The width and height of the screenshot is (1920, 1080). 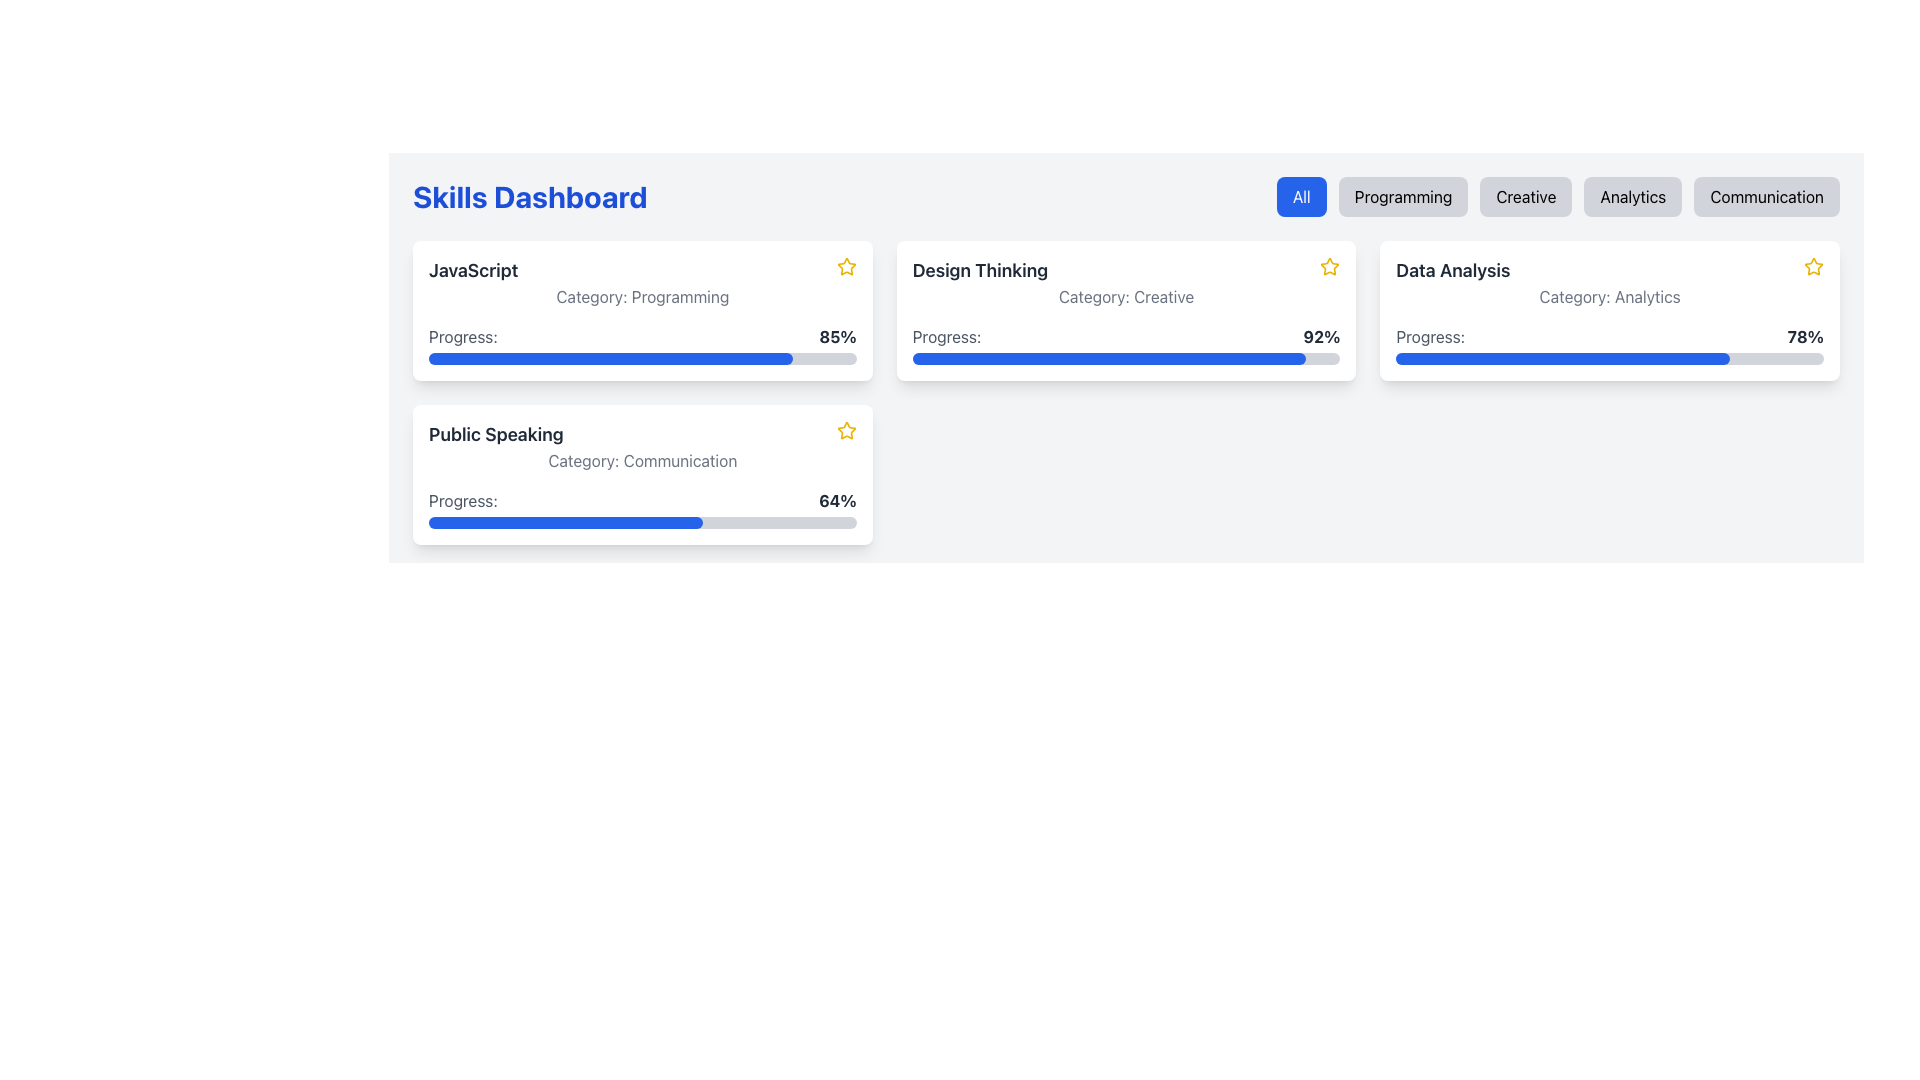 I want to click on the progress bar indicating 92% completion for the 'Design Thinking' topic in the 'Skills Dashboard', so click(x=1126, y=357).